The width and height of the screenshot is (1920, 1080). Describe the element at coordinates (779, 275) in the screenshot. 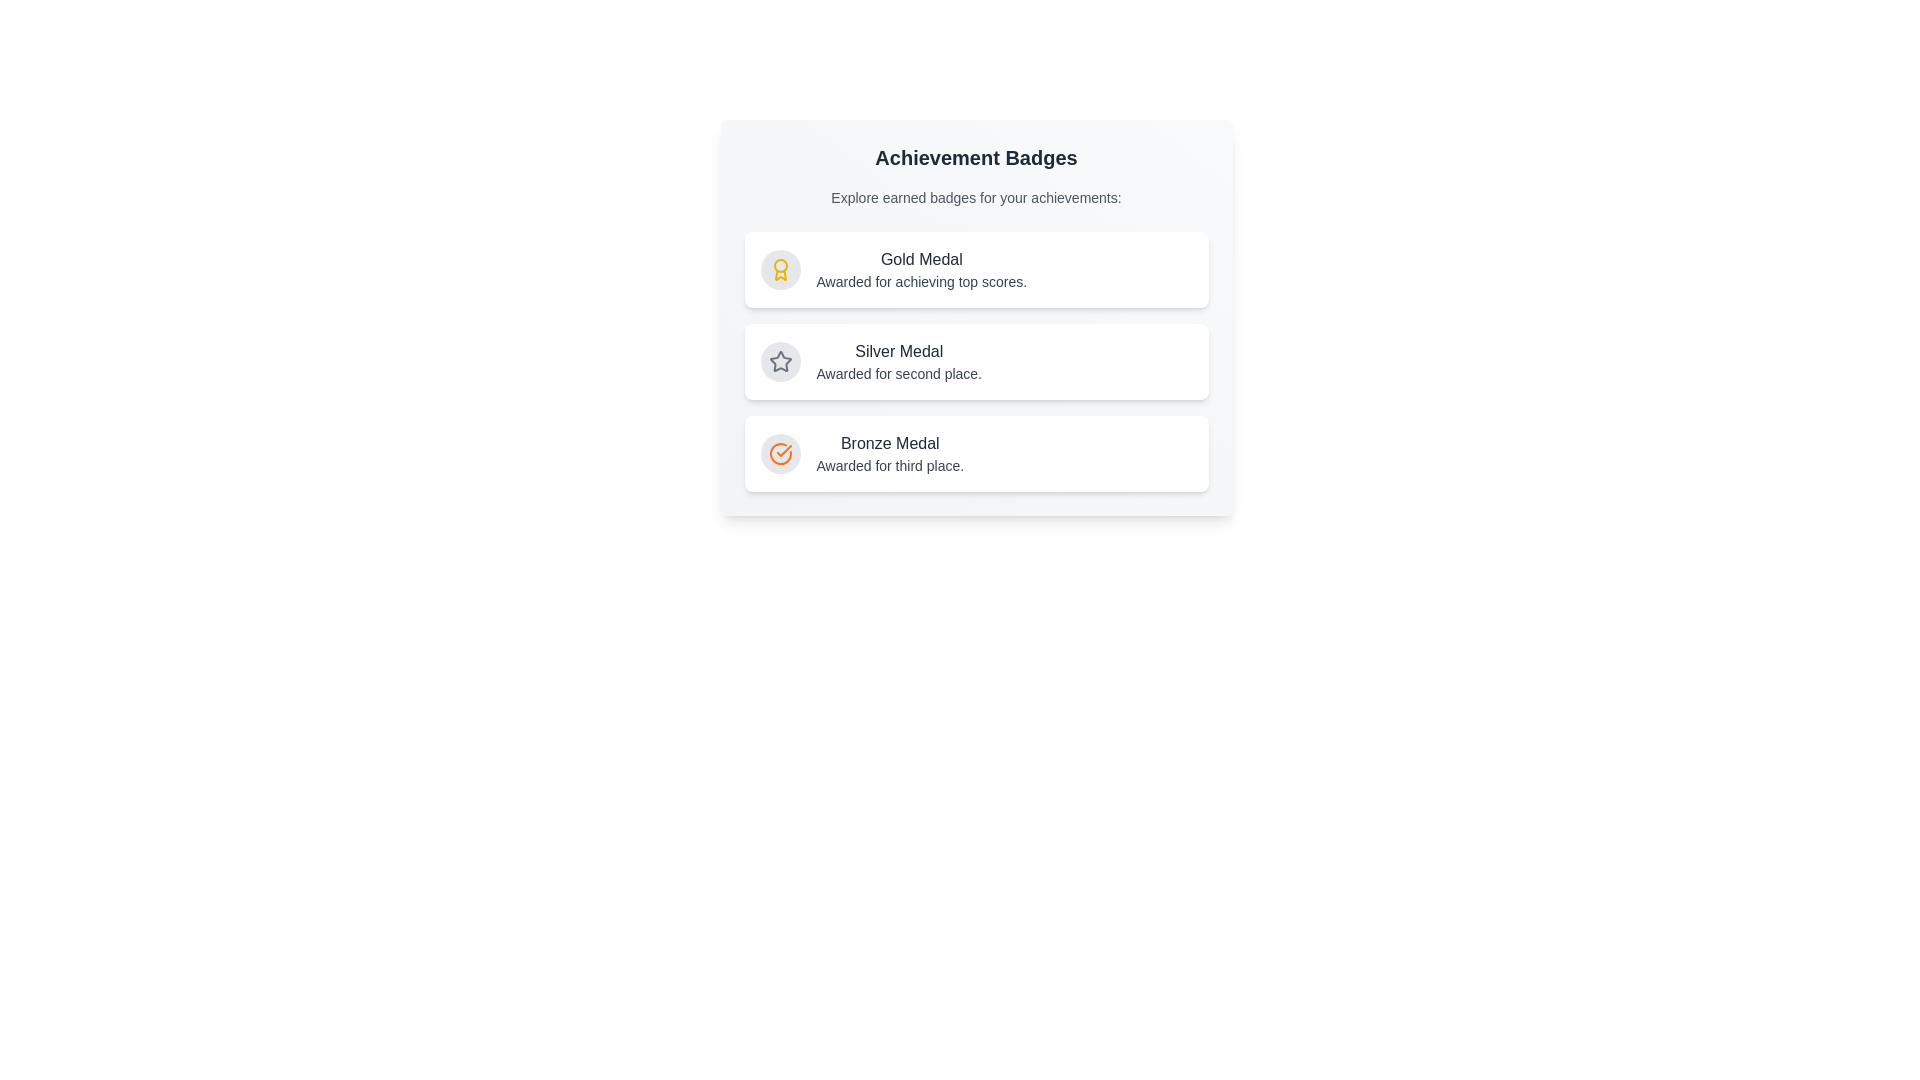

I see `the decorative visual icon representing the 'Gold Medal' achievement, which is part of the SVG component and located near the top-left section of the application` at that location.